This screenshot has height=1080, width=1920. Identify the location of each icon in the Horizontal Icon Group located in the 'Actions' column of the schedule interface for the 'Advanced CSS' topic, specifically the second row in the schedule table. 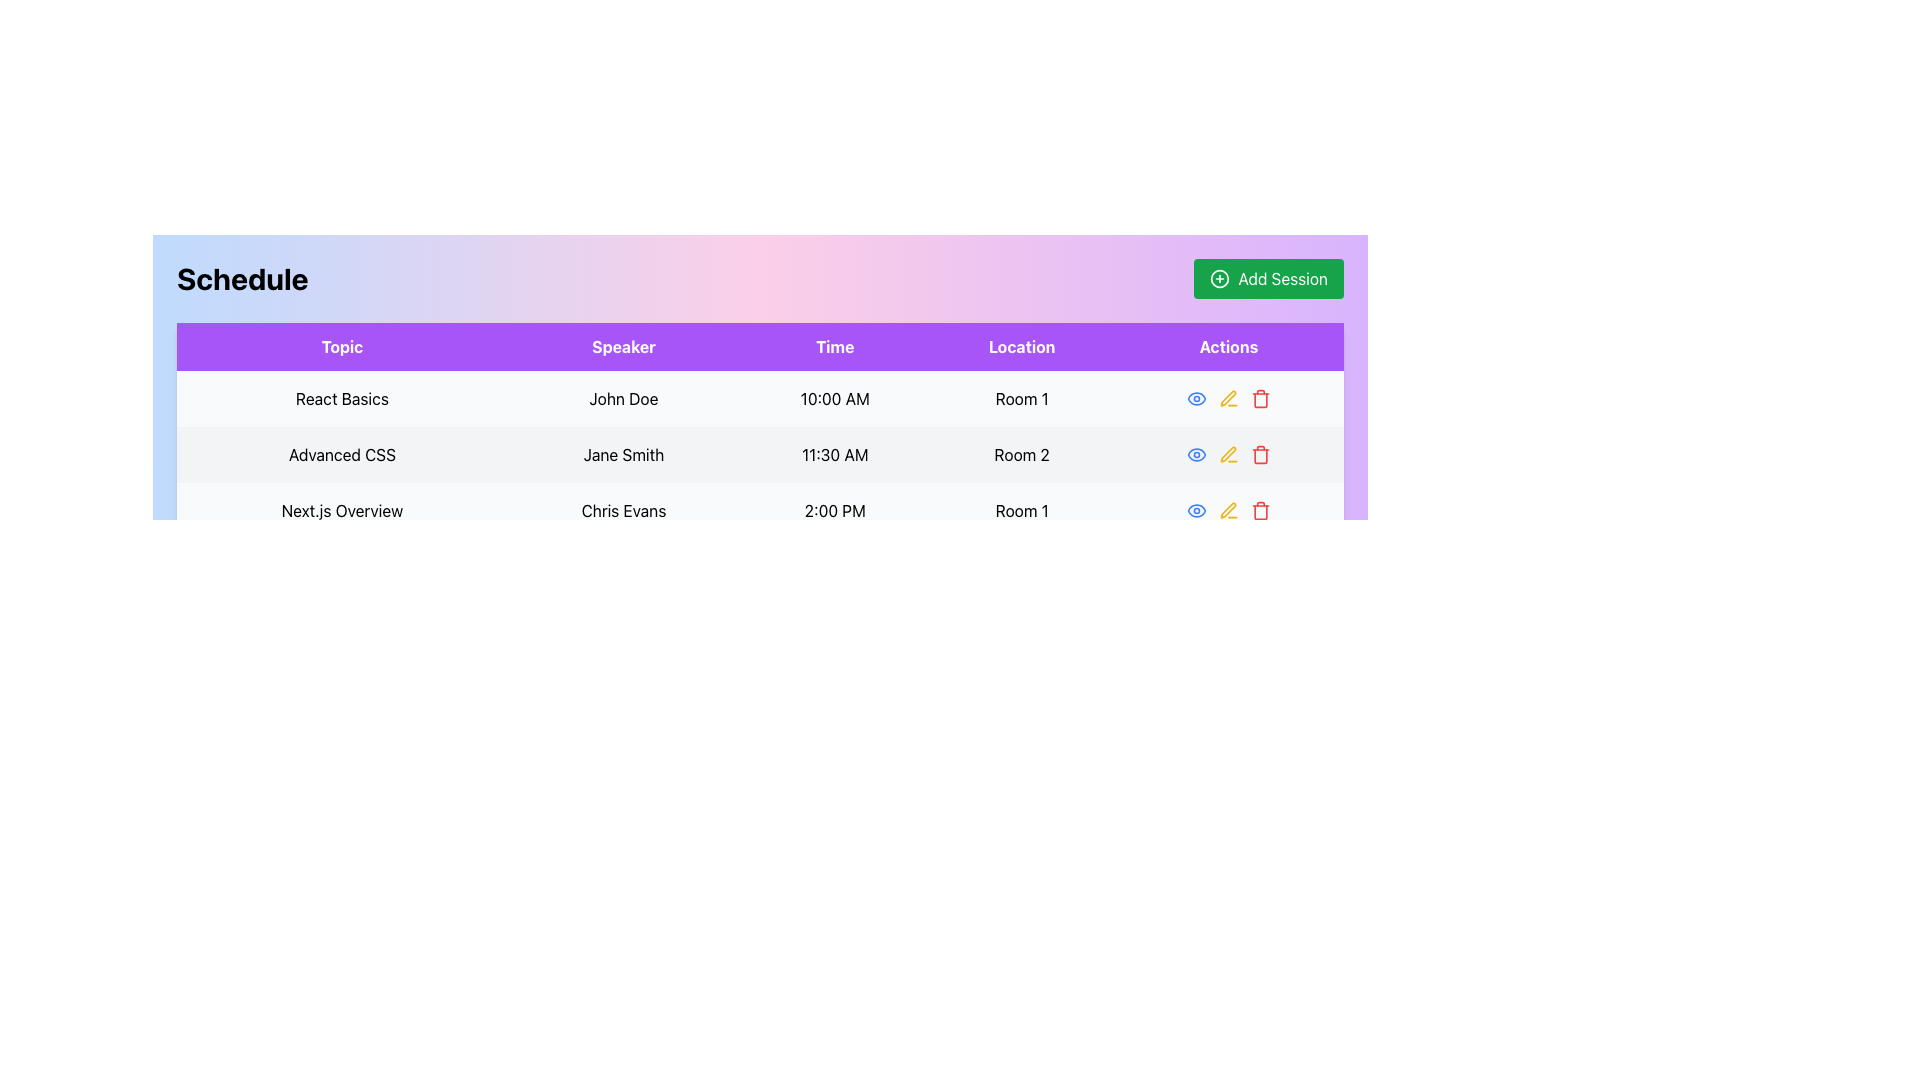
(1227, 455).